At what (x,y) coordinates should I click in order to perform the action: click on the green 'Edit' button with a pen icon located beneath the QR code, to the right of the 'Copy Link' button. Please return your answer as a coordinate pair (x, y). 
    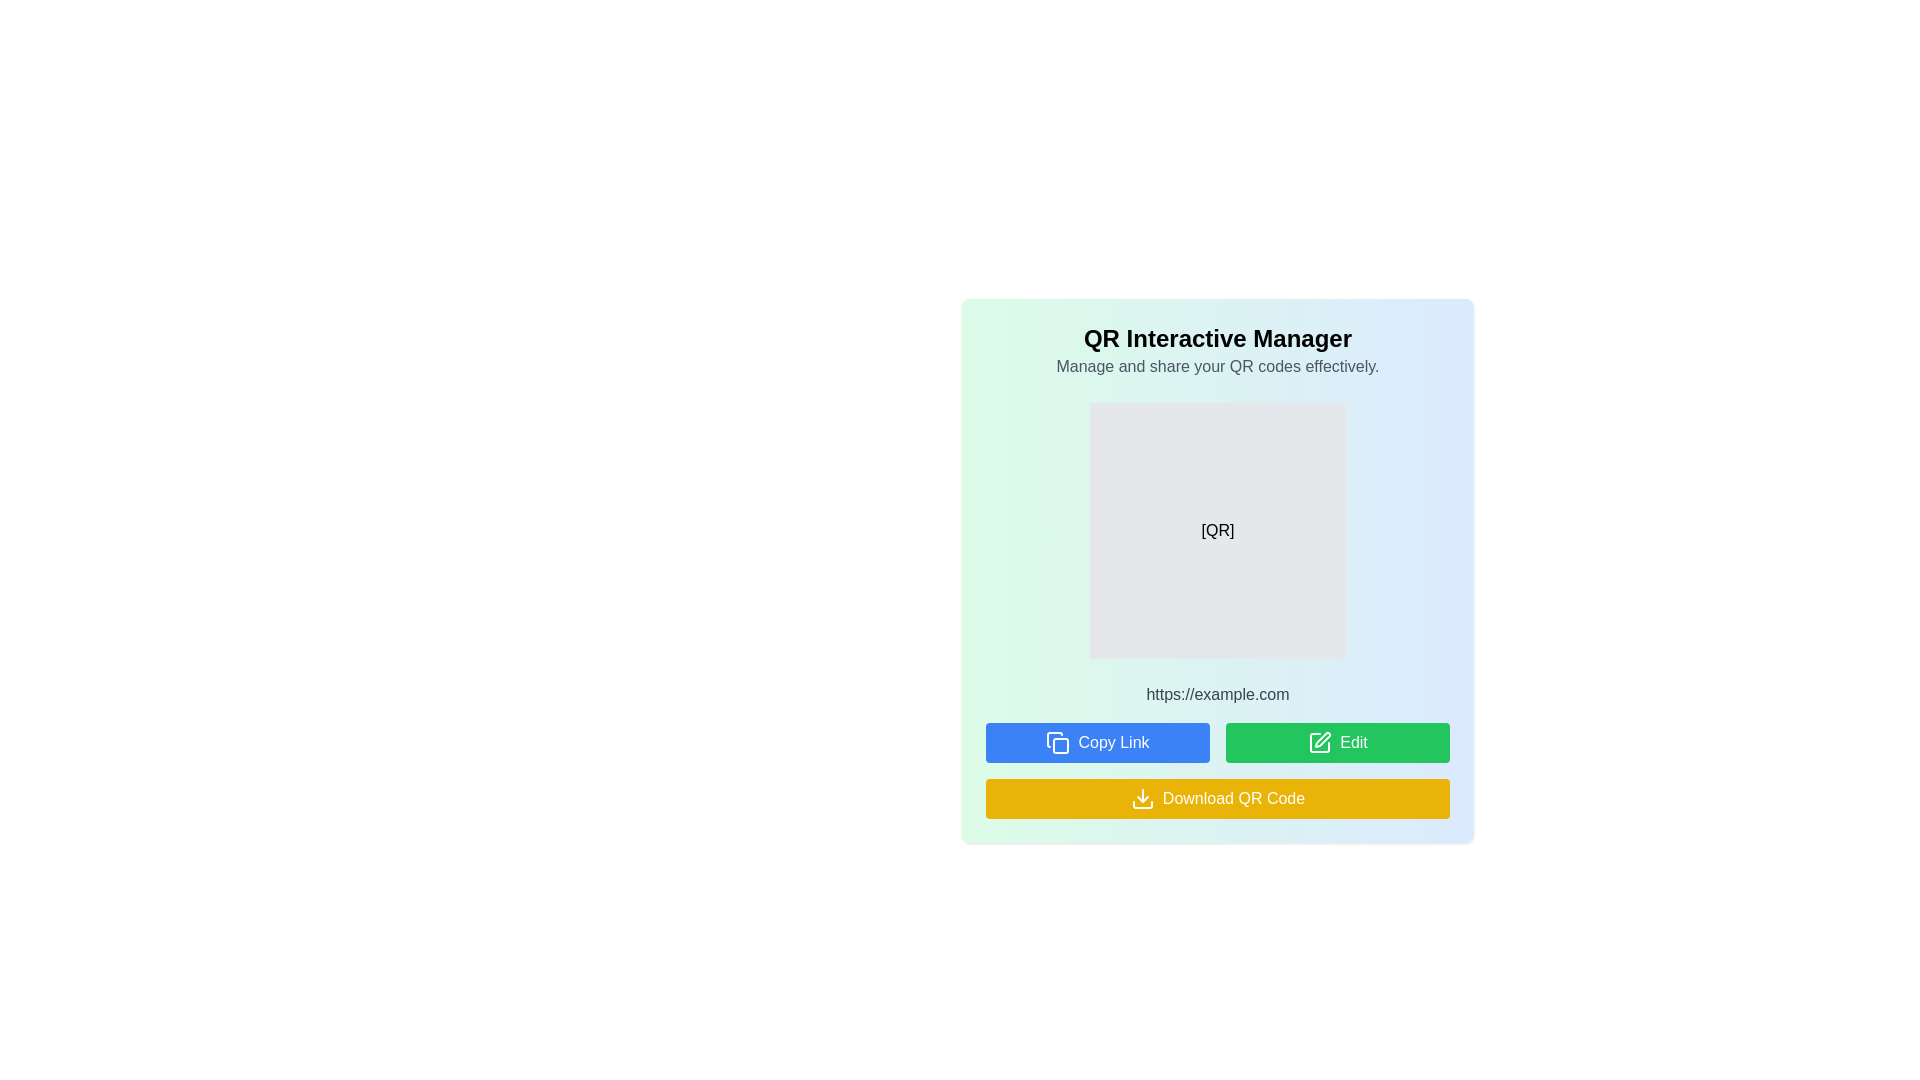
    Looking at the image, I should click on (1338, 743).